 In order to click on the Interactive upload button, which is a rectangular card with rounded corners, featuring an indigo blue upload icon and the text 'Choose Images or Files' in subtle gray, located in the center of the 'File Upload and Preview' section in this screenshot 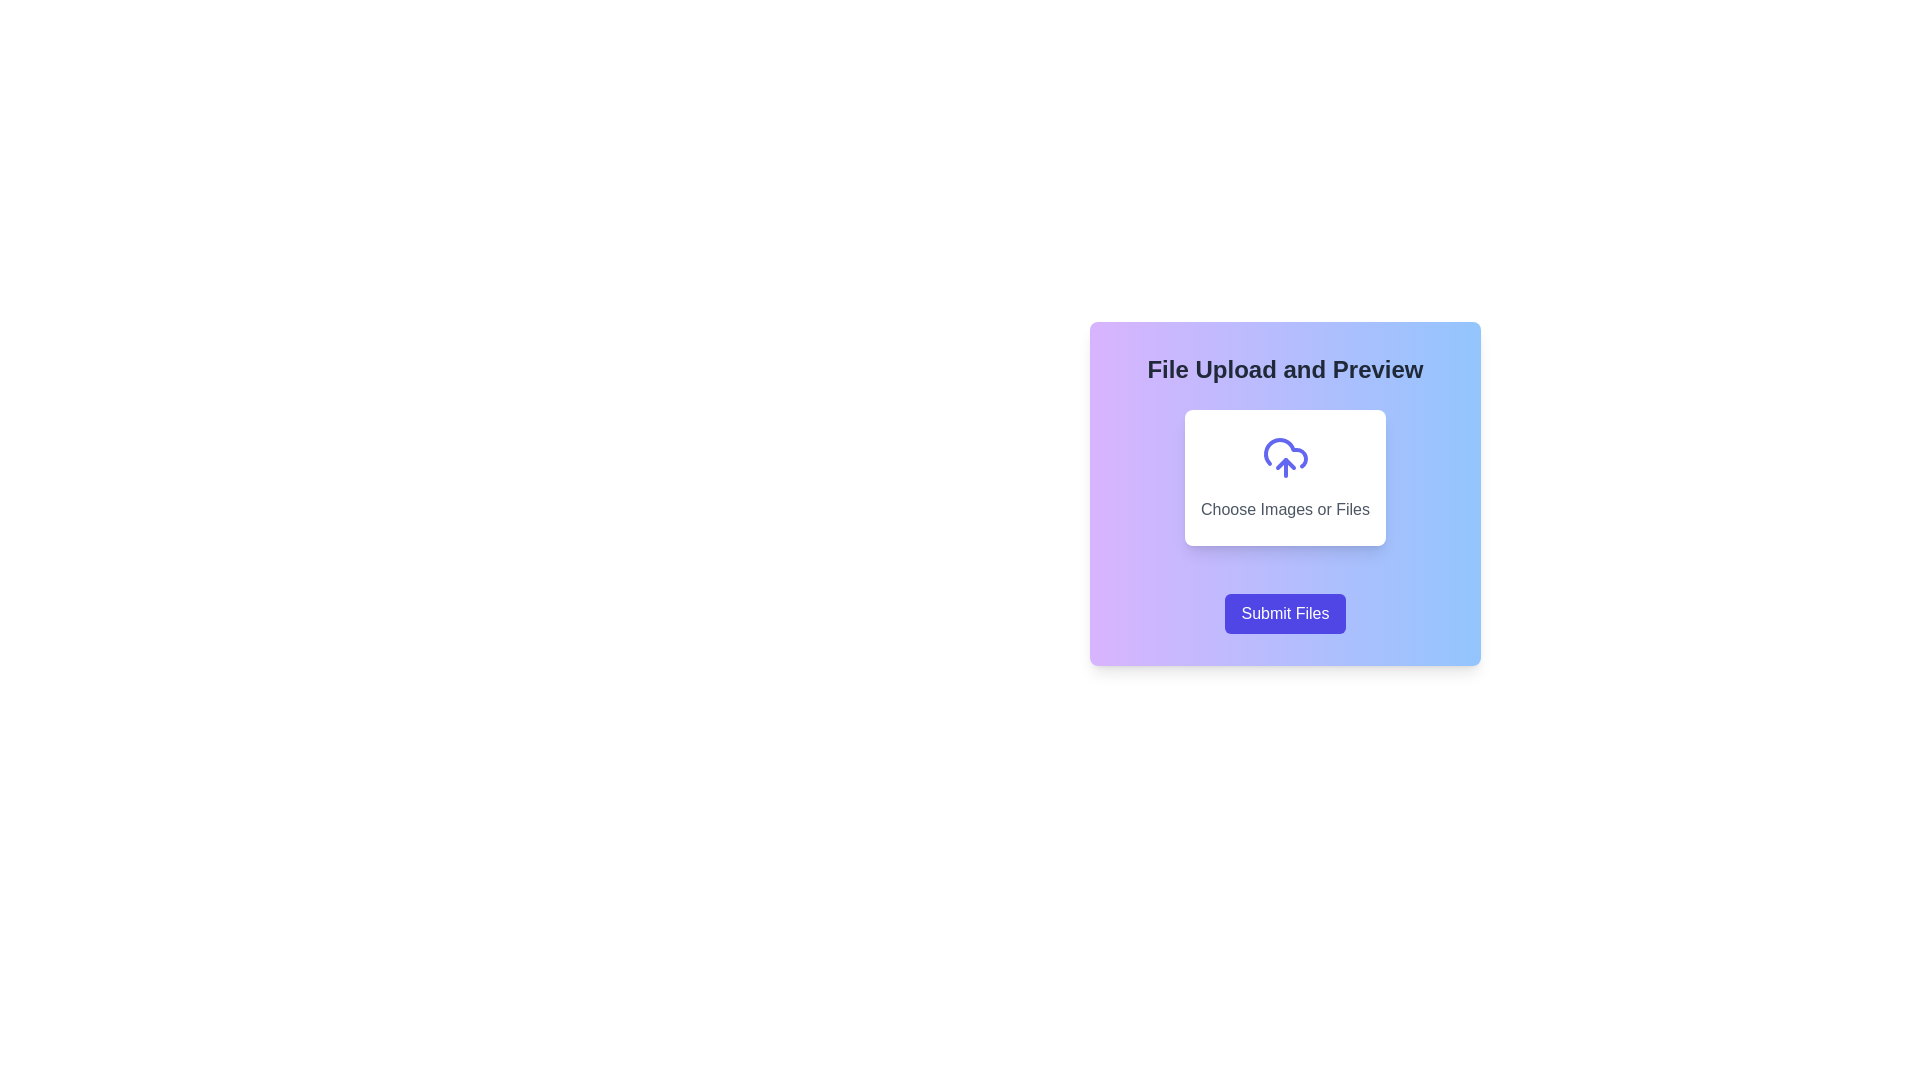, I will do `click(1285, 478)`.